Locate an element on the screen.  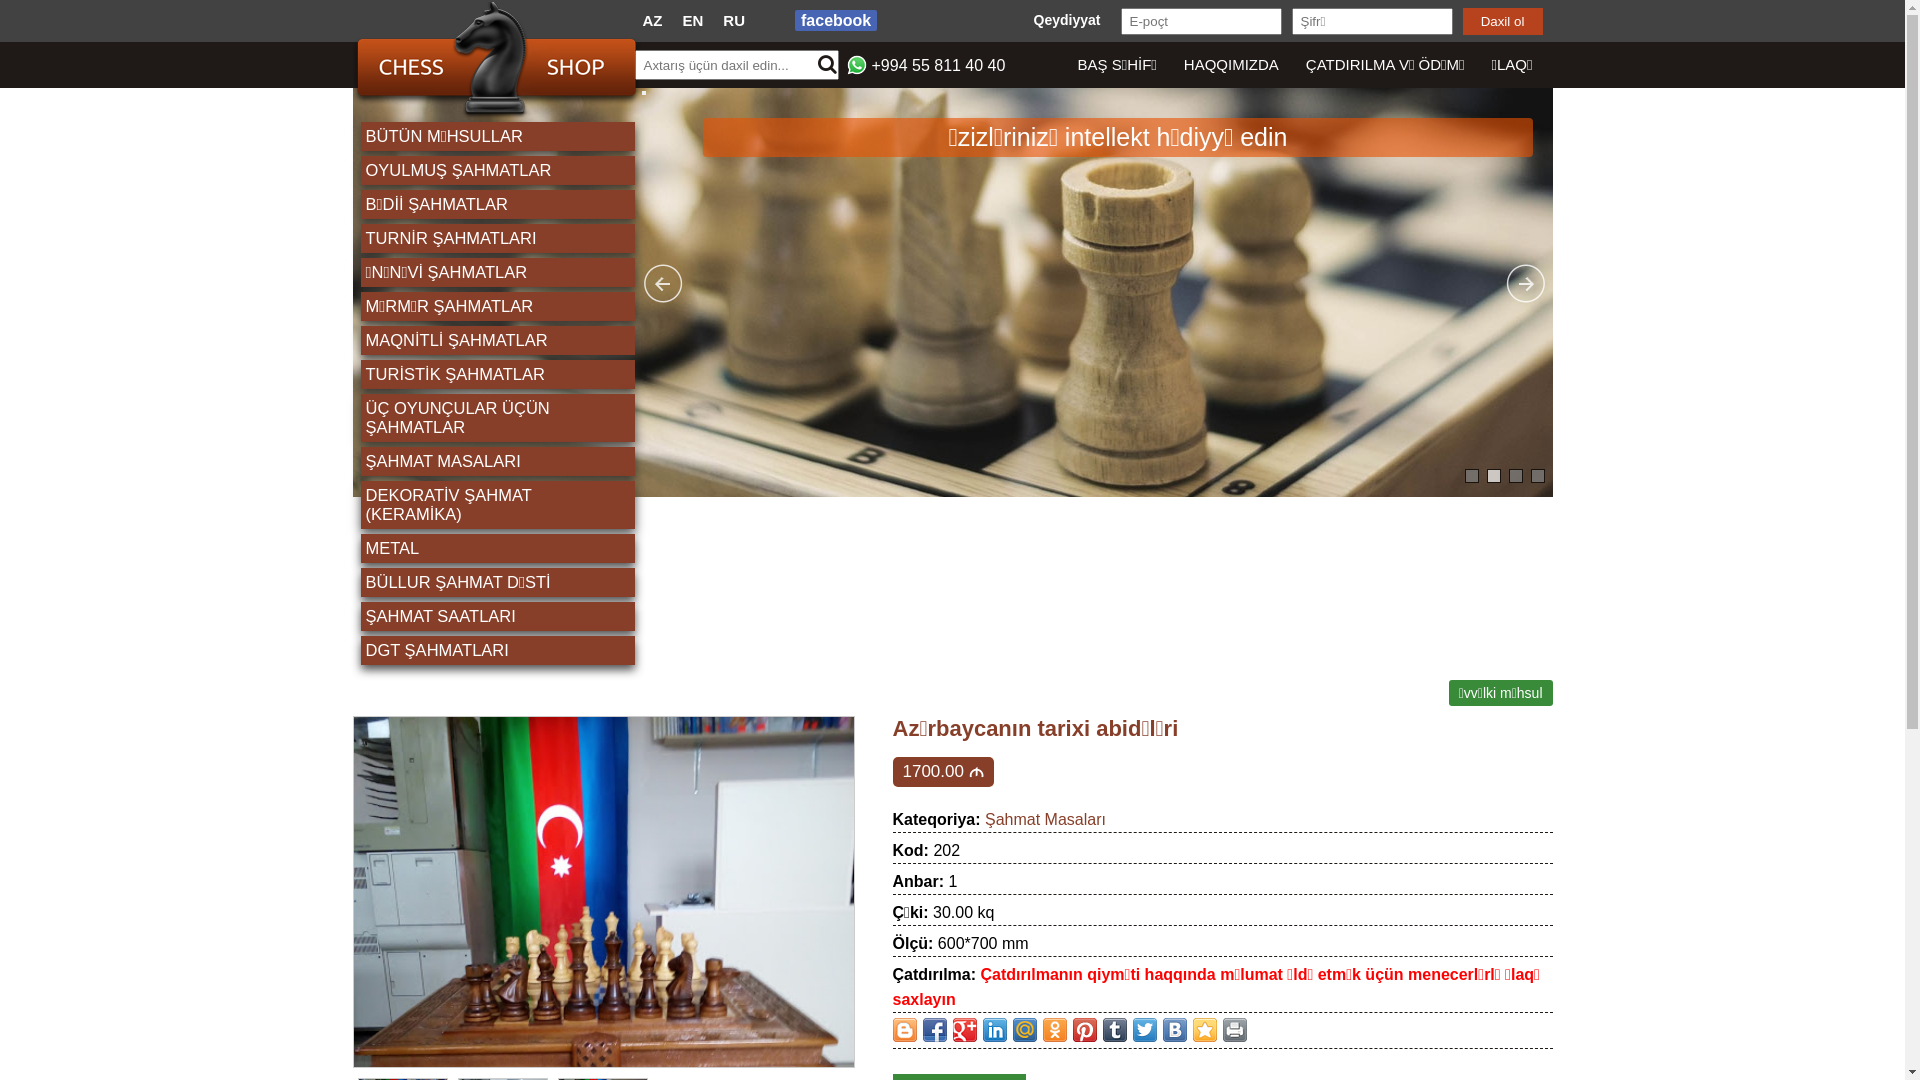
'Share on Twitter' is located at coordinates (1132, 1029).